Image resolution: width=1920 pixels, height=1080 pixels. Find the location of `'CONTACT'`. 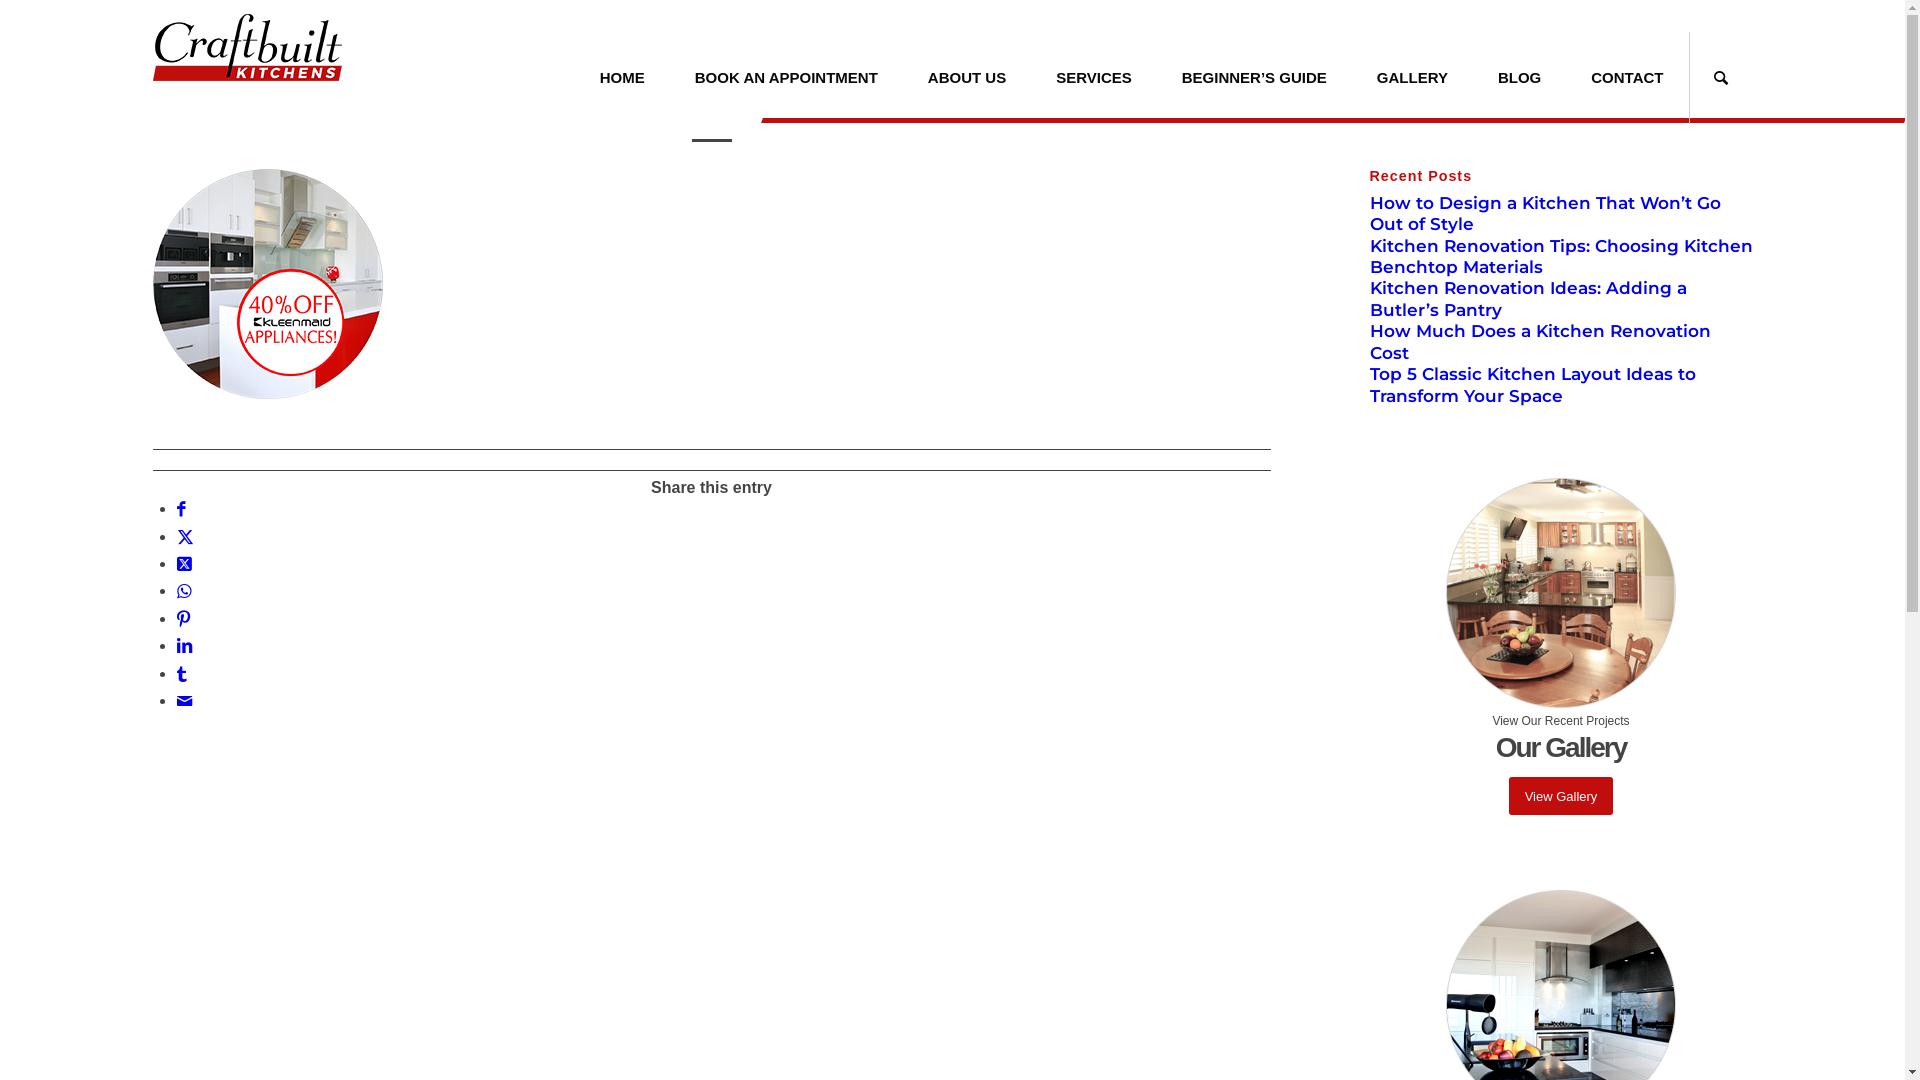

'CONTACT' is located at coordinates (1627, 76).